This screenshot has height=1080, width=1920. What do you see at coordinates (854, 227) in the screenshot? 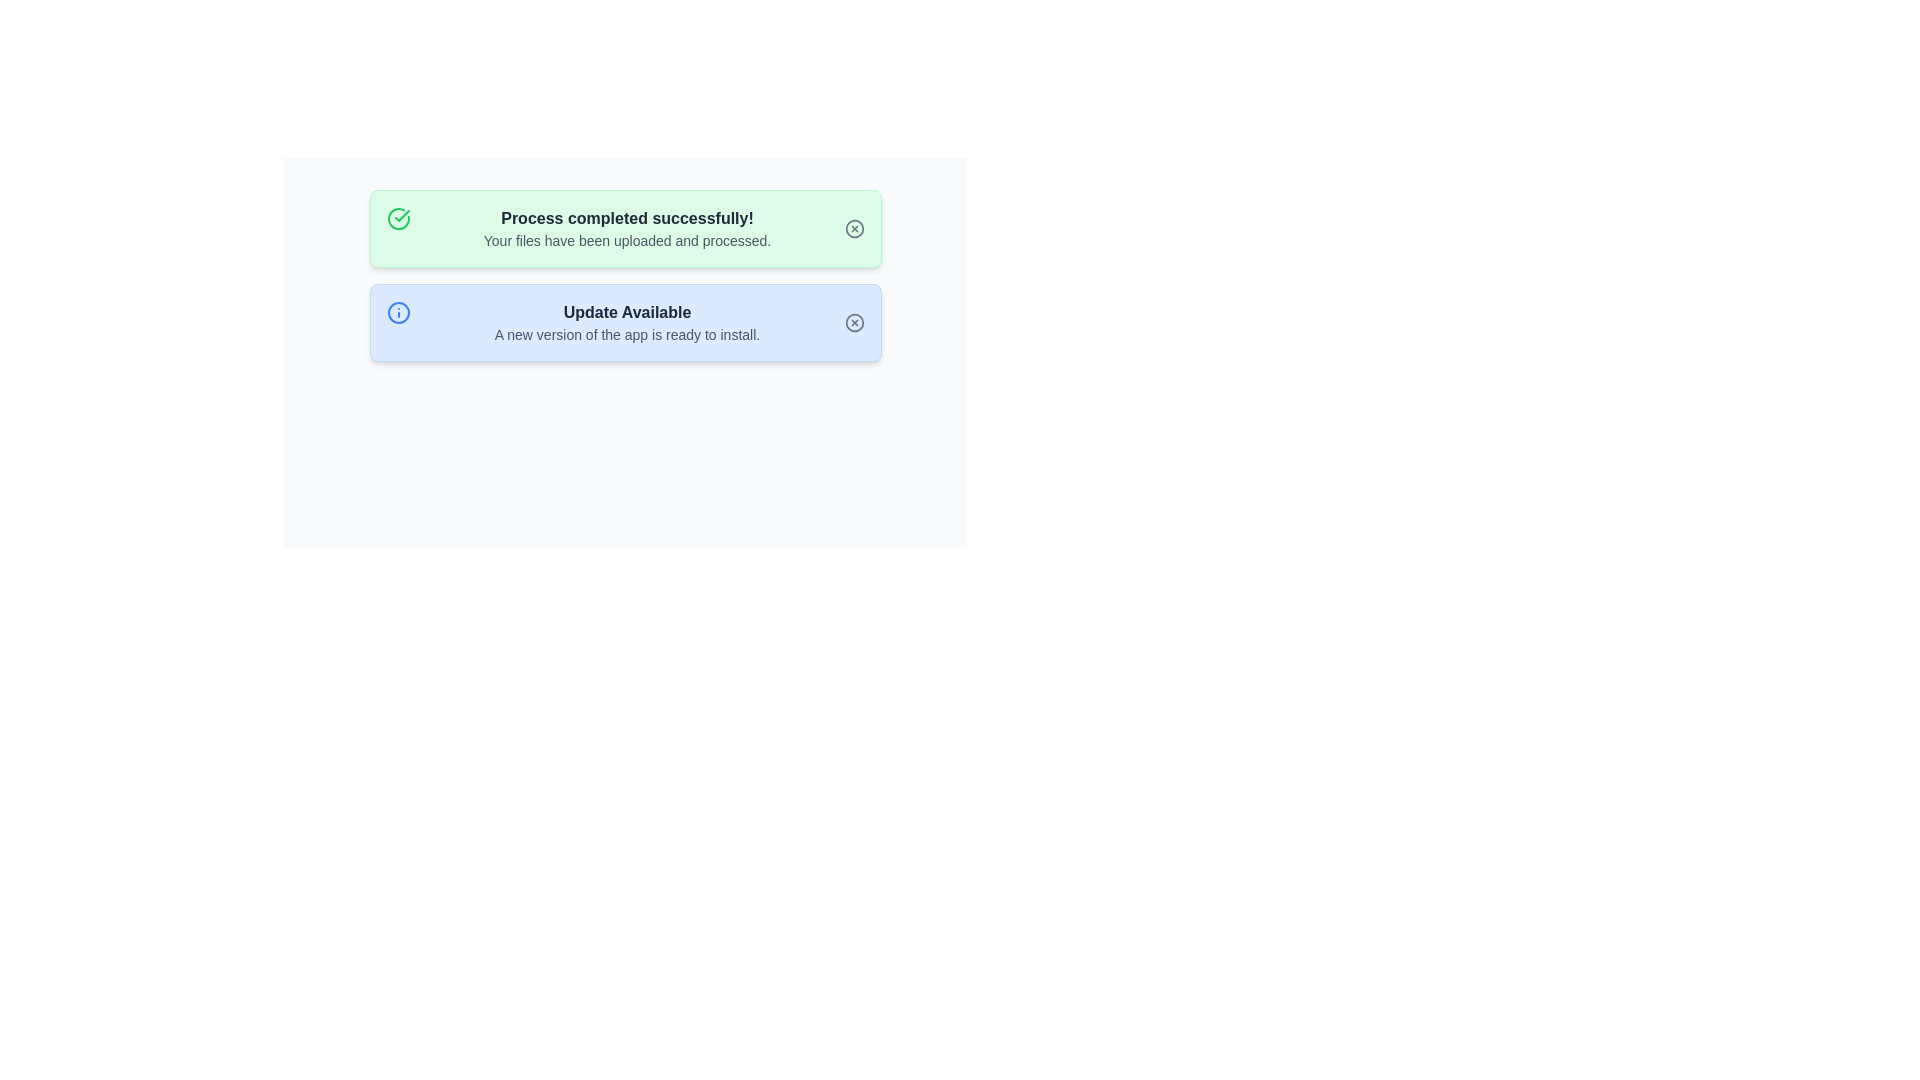
I see `the Circular dismiss icon located at the top-right corner of the green notification banner` at bounding box center [854, 227].